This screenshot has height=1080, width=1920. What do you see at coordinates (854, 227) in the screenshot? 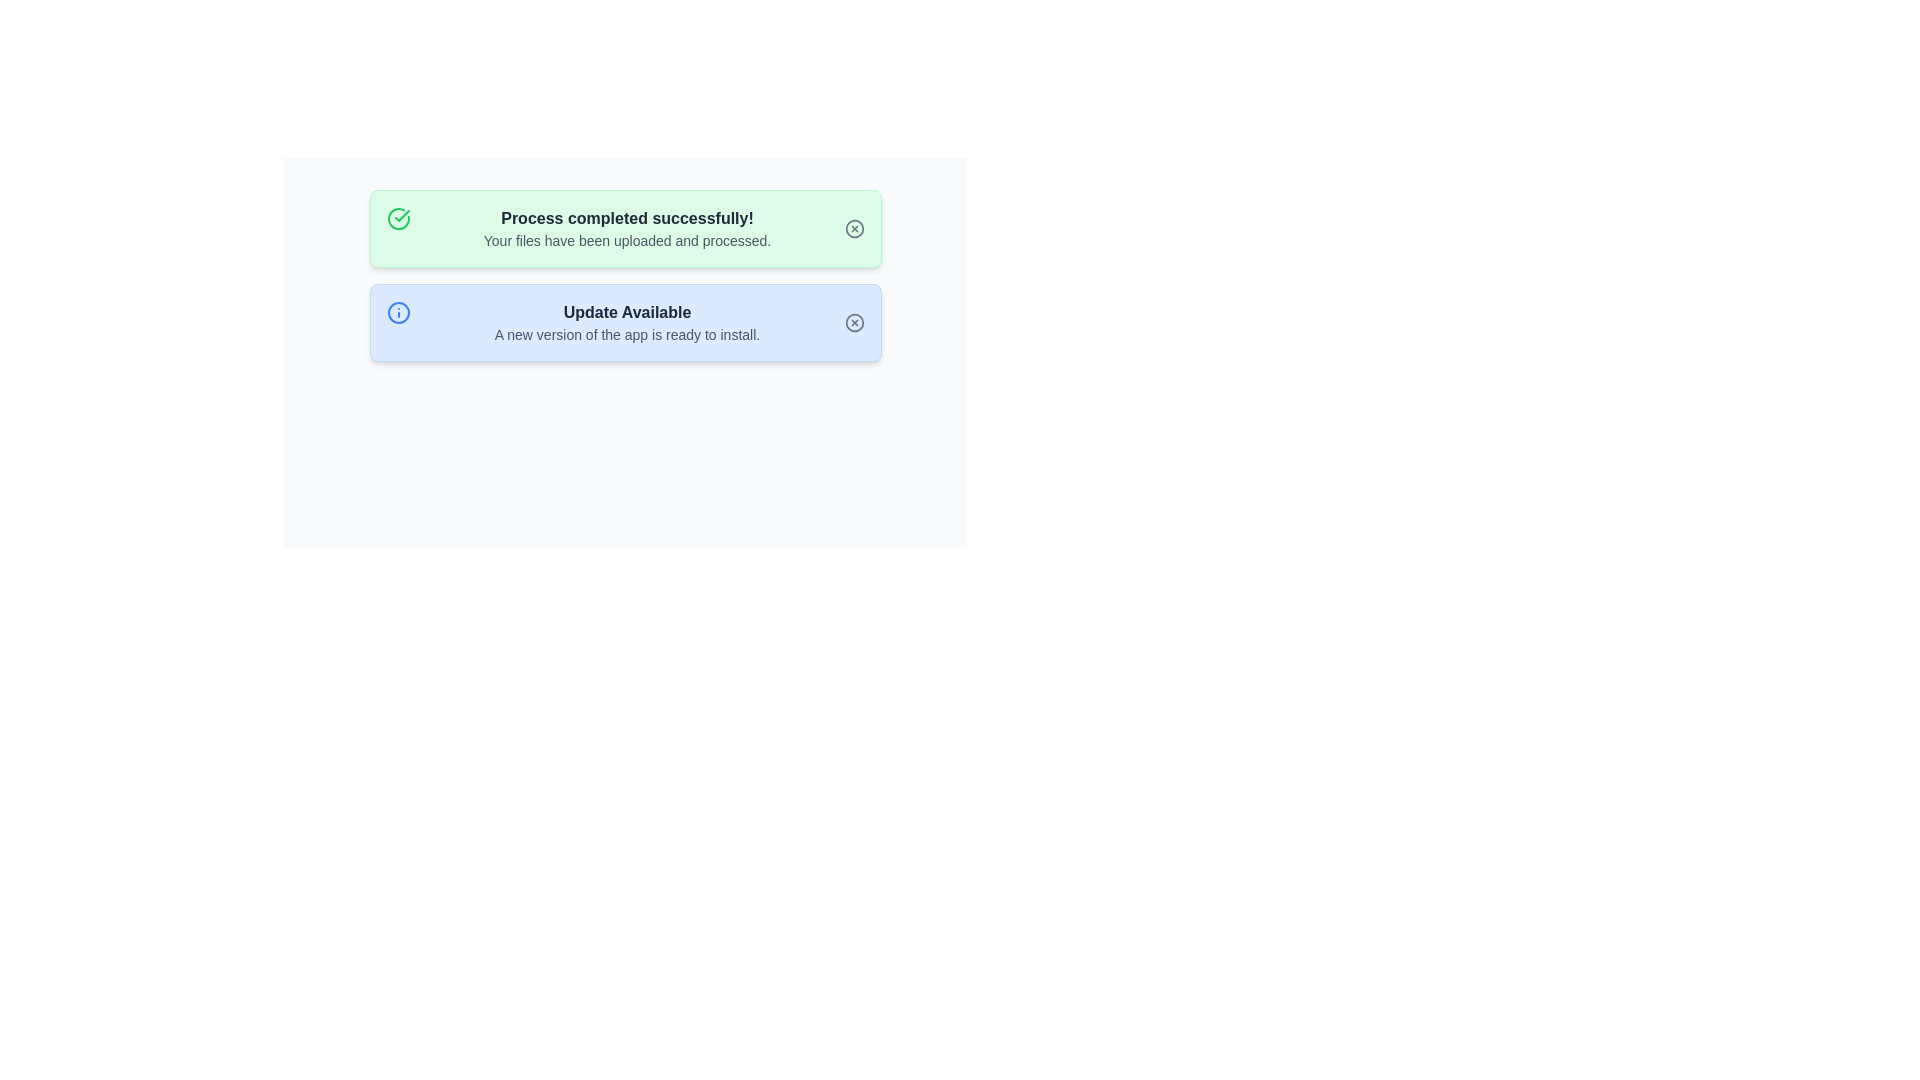
I see `the Circular dismiss icon located at the top-right corner of the green notification banner` at bounding box center [854, 227].